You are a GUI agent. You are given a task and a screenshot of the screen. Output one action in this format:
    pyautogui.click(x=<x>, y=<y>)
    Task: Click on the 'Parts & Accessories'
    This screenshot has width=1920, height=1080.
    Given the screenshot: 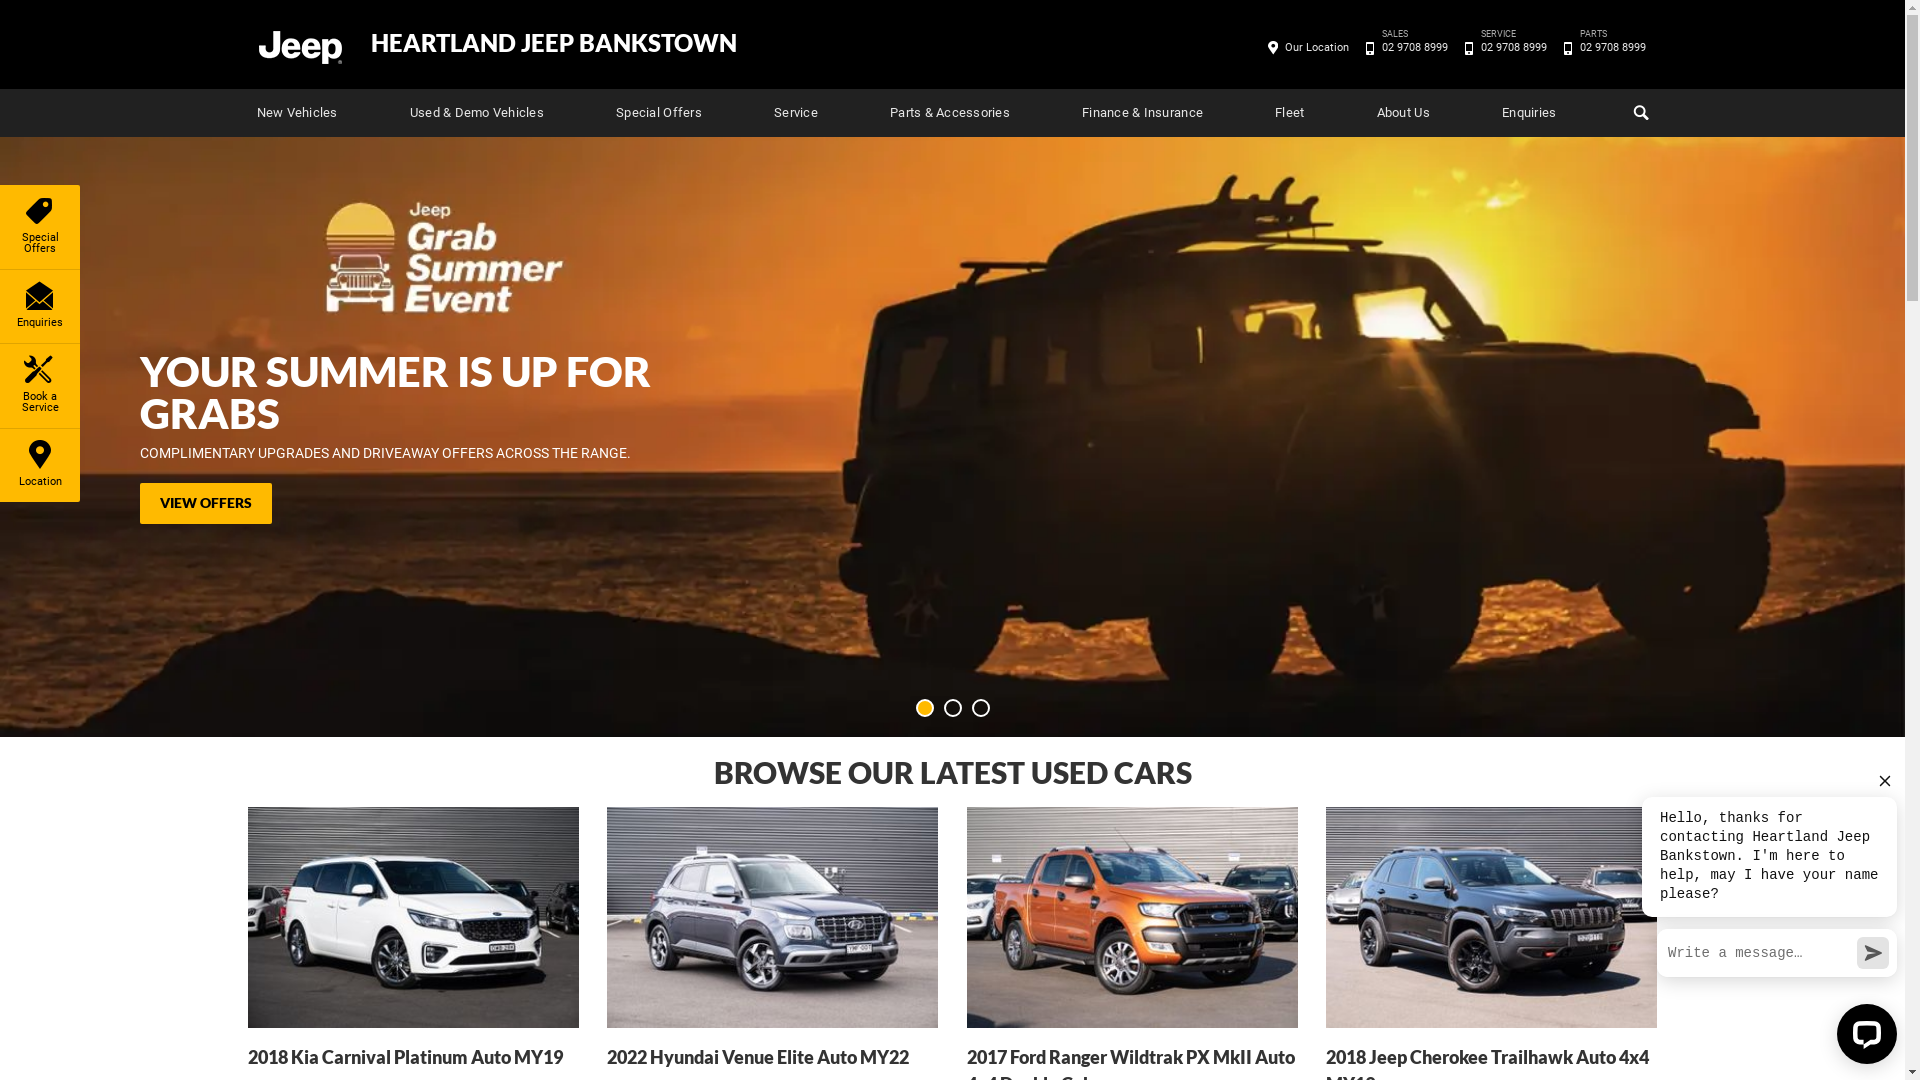 What is the action you would take?
    pyautogui.click(x=888, y=112)
    